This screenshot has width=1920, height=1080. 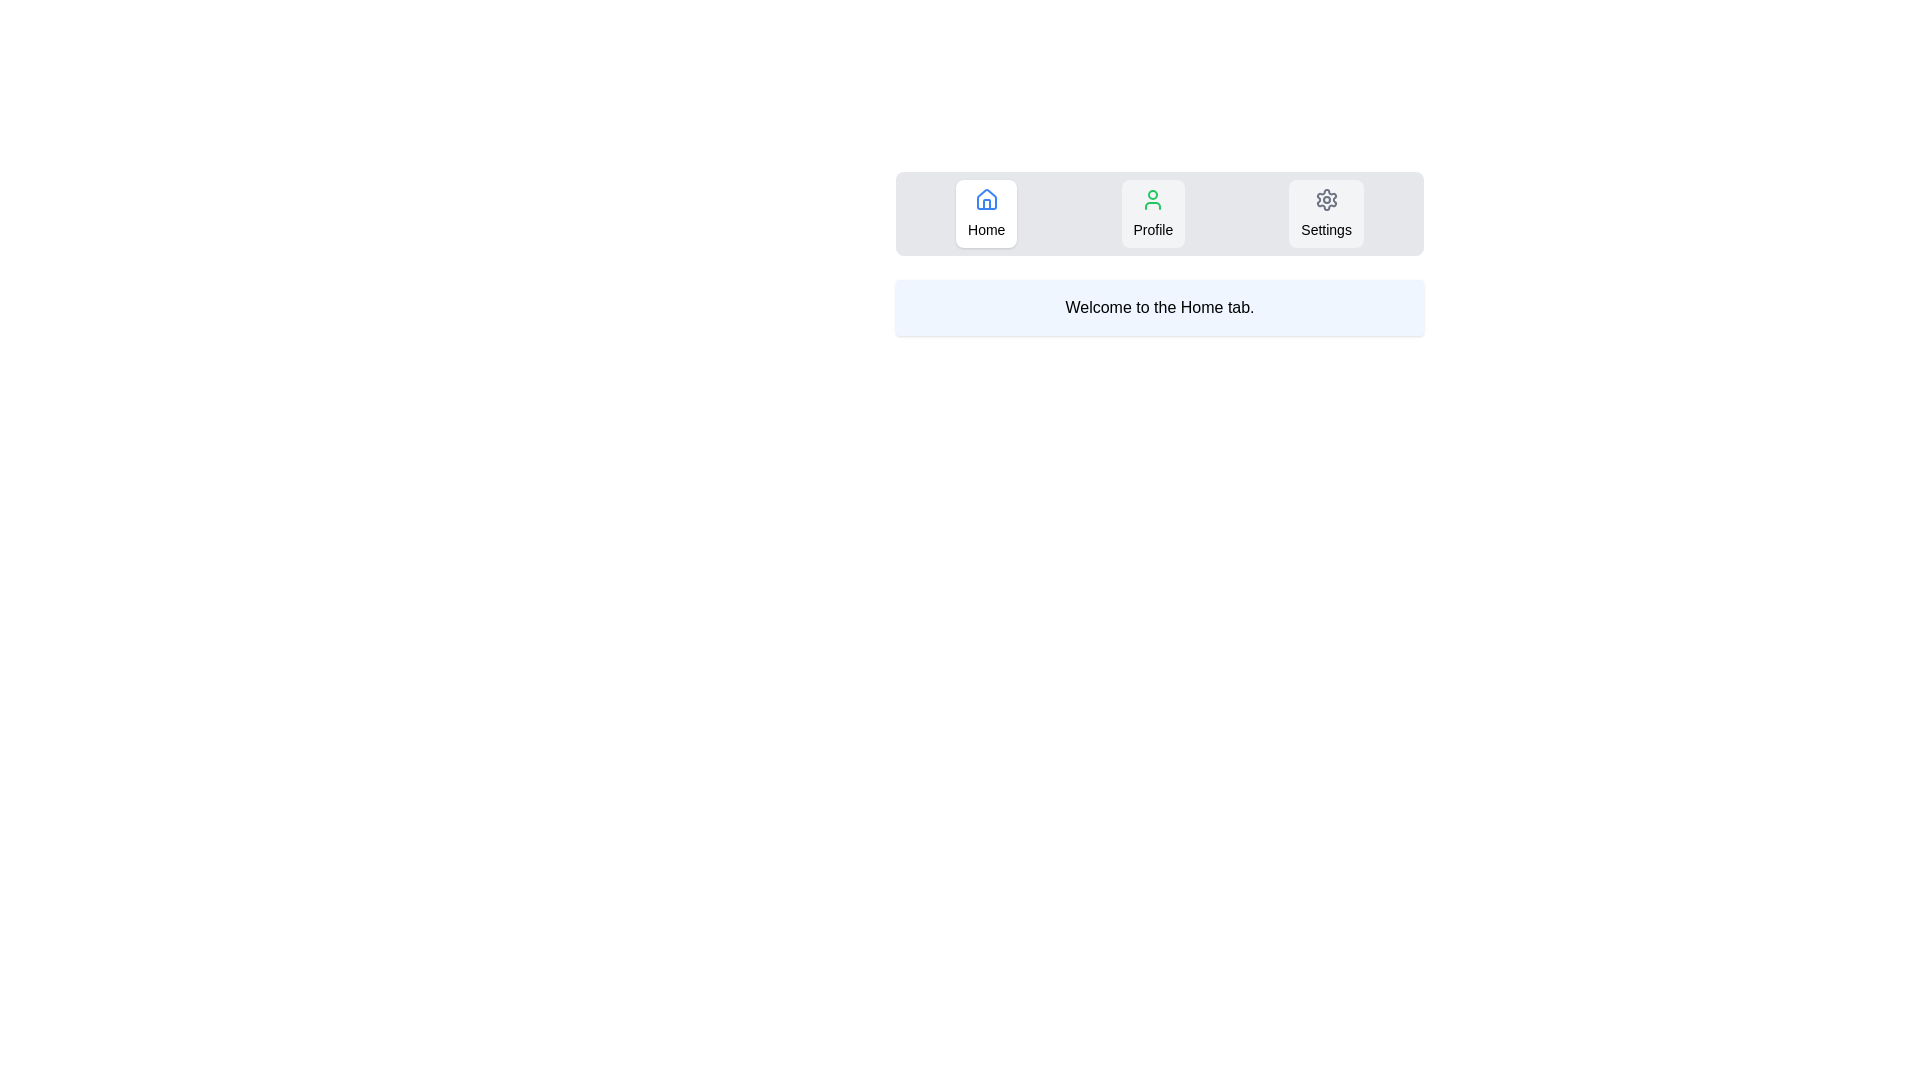 What do you see at coordinates (1325, 213) in the screenshot?
I see `the Settings tab to view its hover effect` at bounding box center [1325, 213].